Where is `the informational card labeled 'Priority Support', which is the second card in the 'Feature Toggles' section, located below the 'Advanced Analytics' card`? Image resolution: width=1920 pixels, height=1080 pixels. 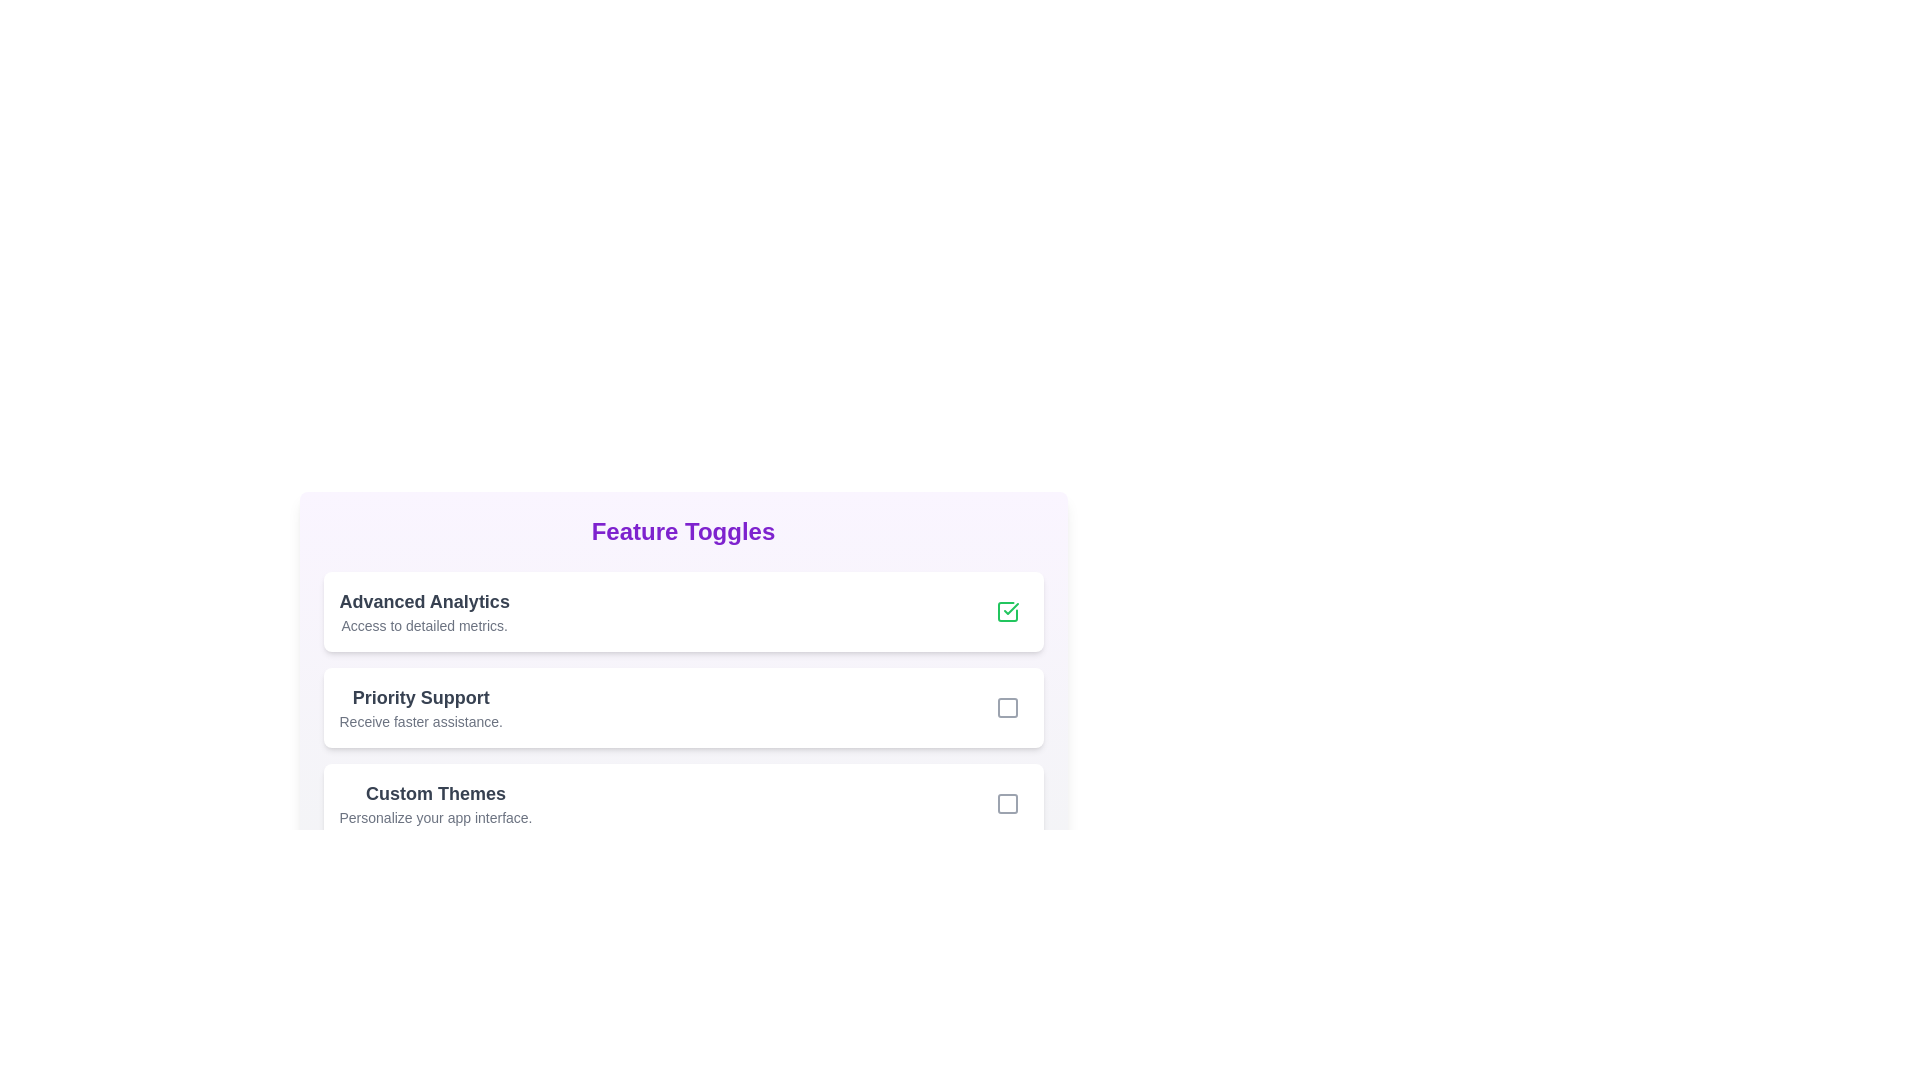 the informational card labeled 'Priority Support', which is the second card in the 'Feature Toggles' section, located below the 'Advanced Analytics' card is located at coordinates (683, 678).